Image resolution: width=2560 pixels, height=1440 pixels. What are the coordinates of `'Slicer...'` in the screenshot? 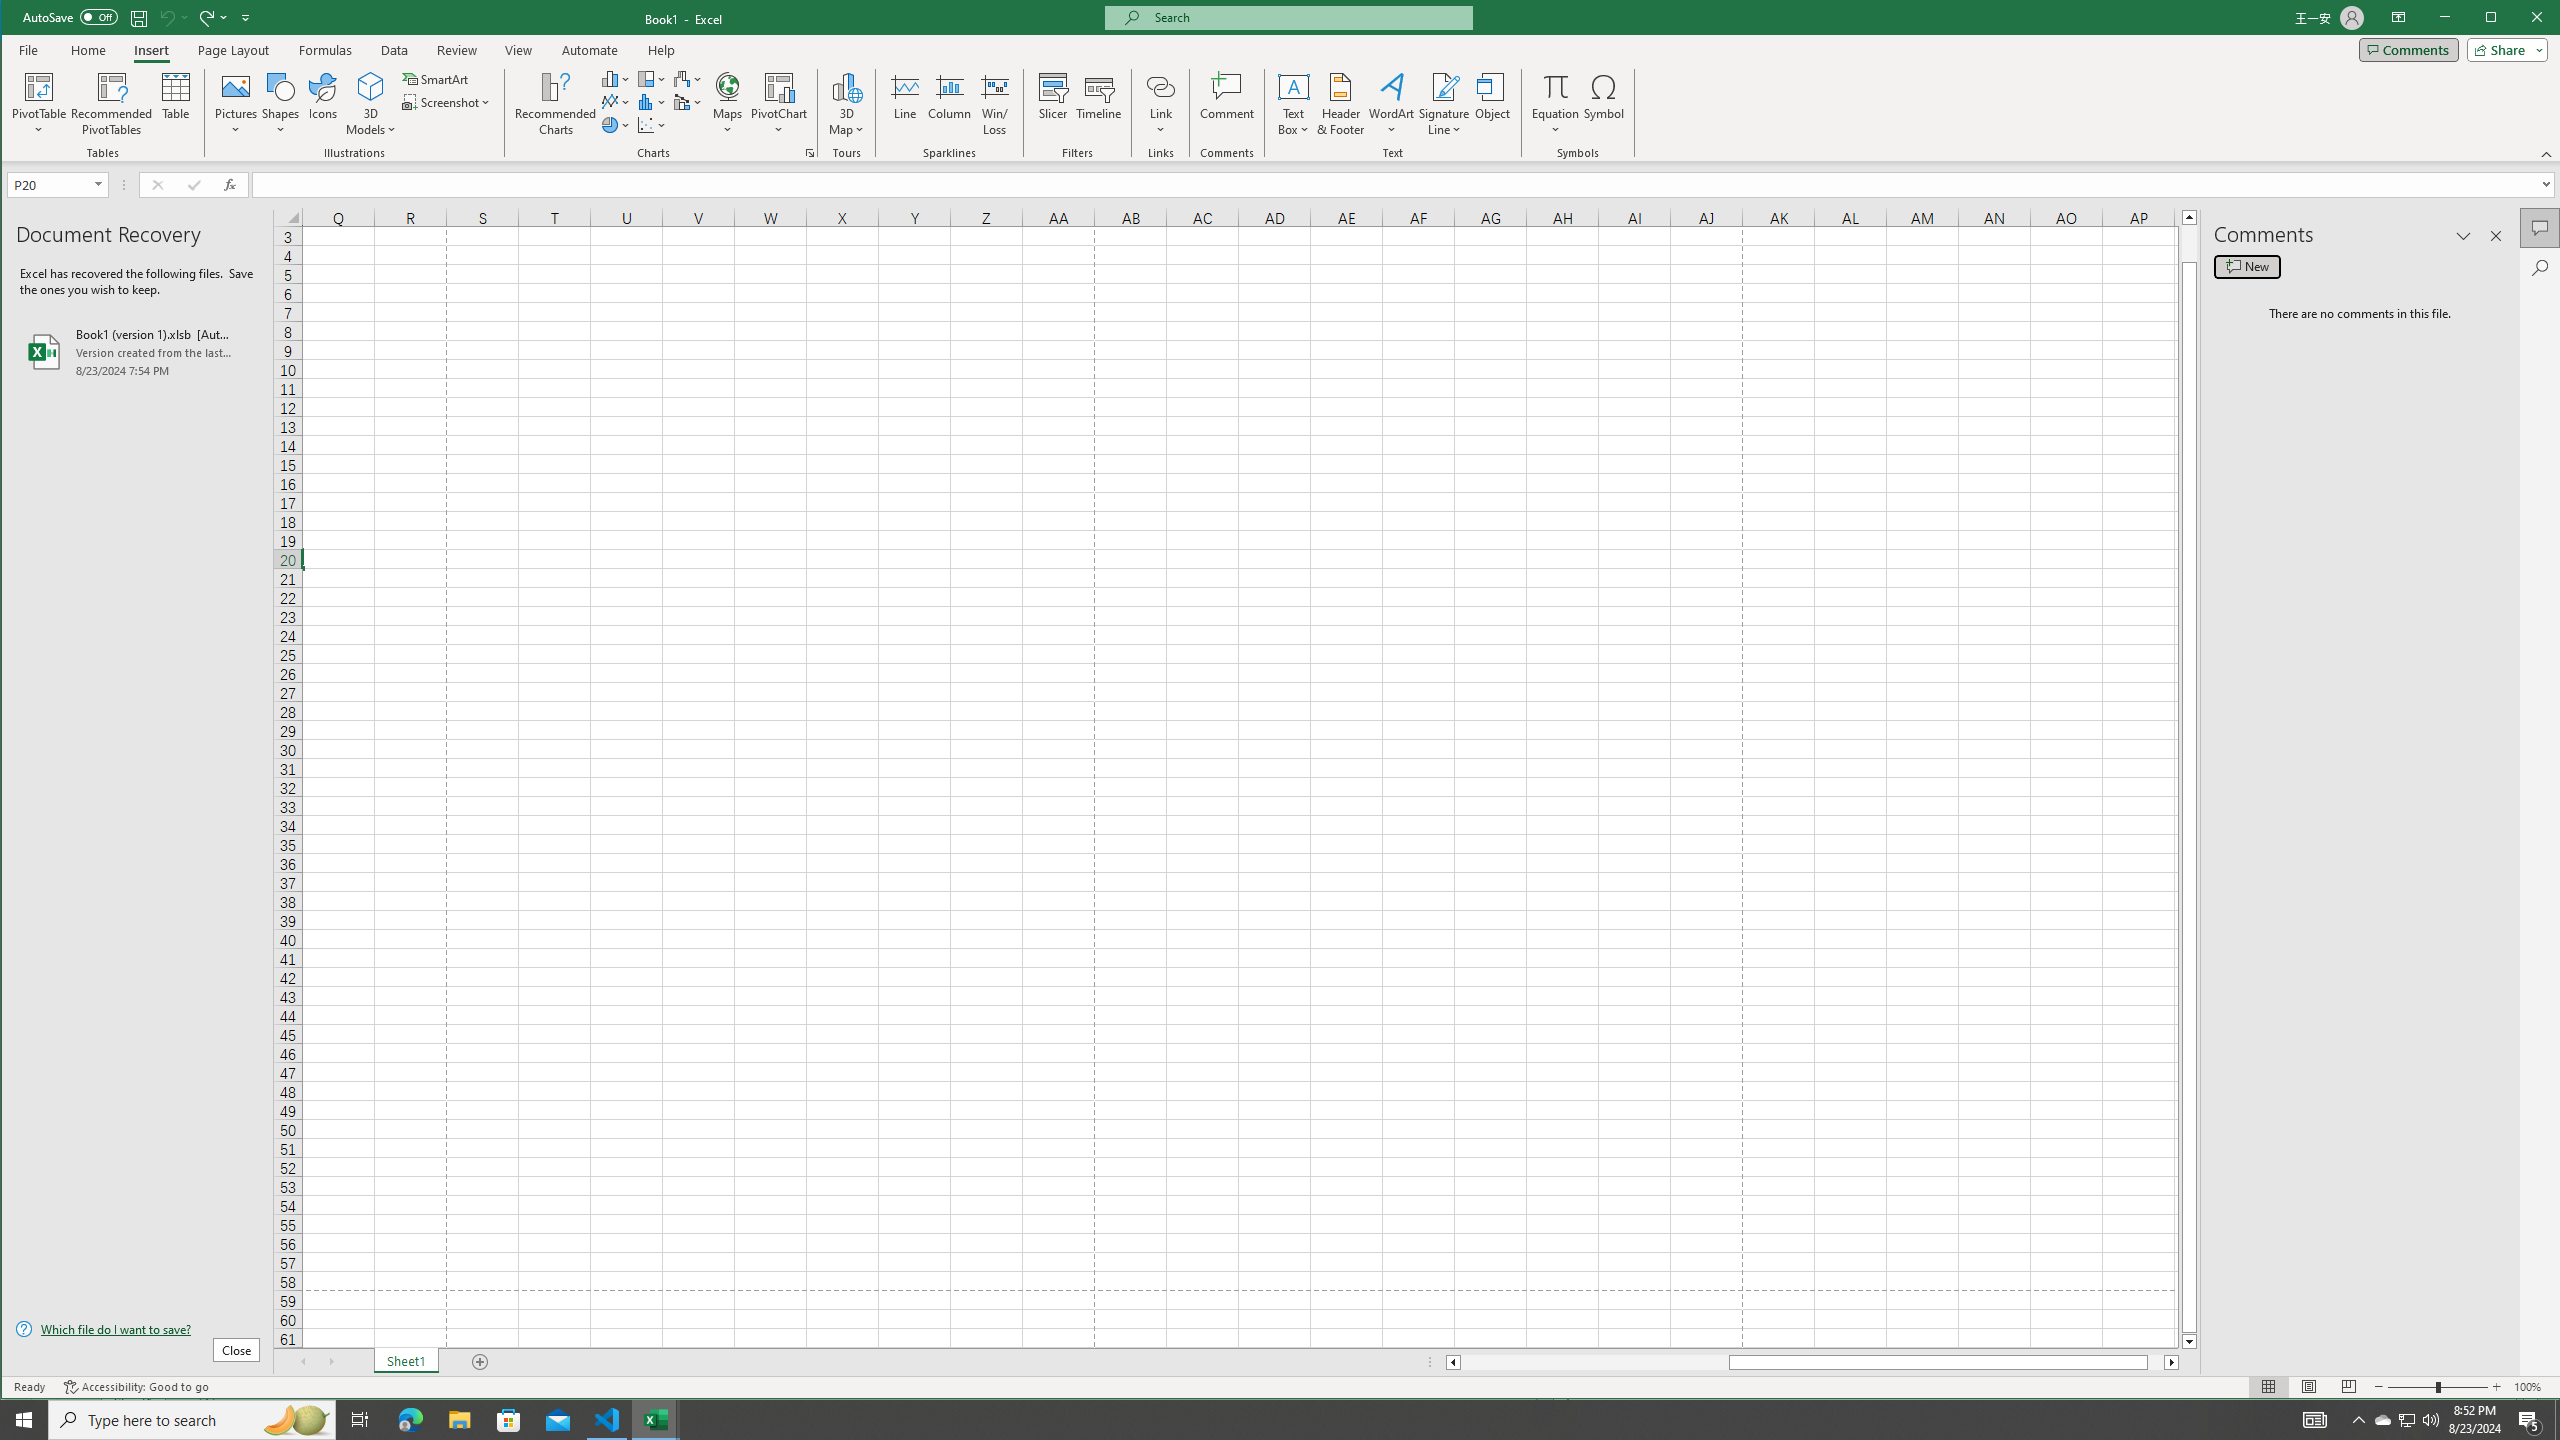 It's located at (1052, 103).